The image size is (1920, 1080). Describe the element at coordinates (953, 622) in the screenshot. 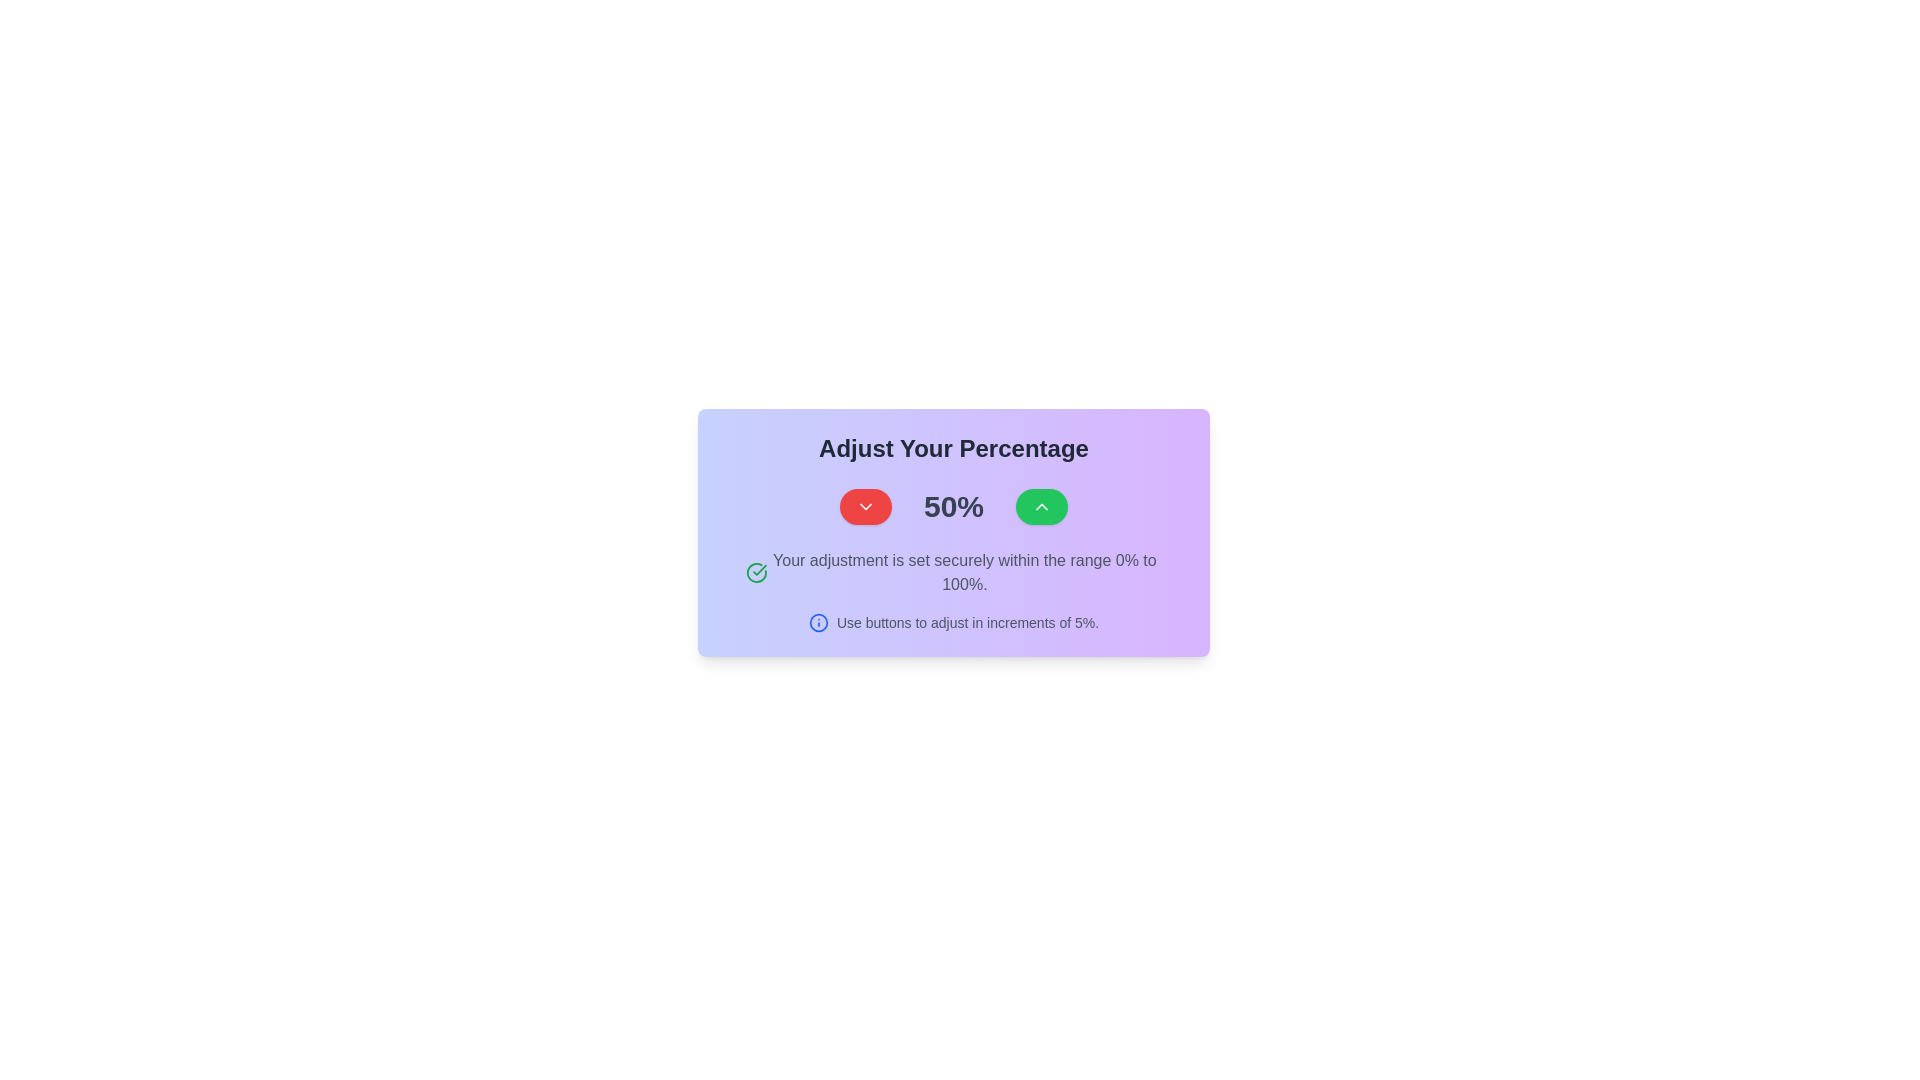

I see `the informational text element that displays 'Use buttons to adjust in increments of 5%.' and contains a blue circle with an informational icon, positioned at the bottom of the card interface` at that location.